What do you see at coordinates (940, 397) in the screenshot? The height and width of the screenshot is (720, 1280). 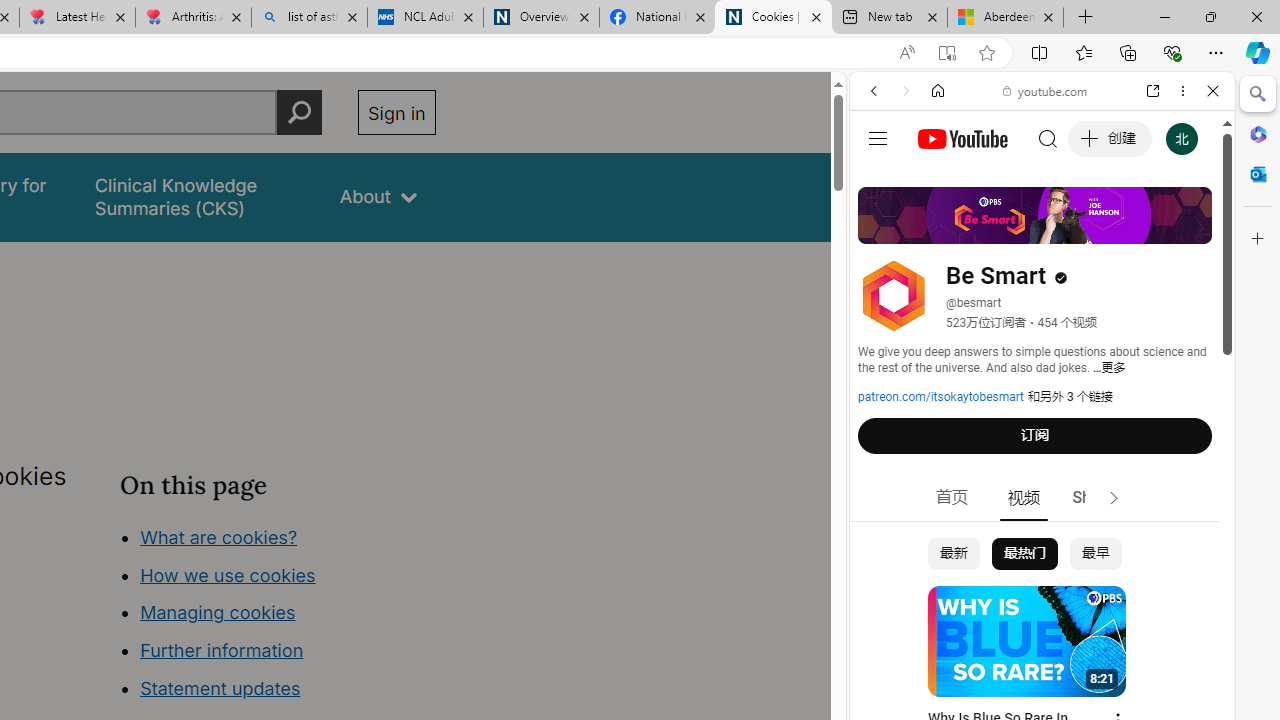 I see `'patreon.com/itsokaytobesmart'` at bounding box center [940, 397].